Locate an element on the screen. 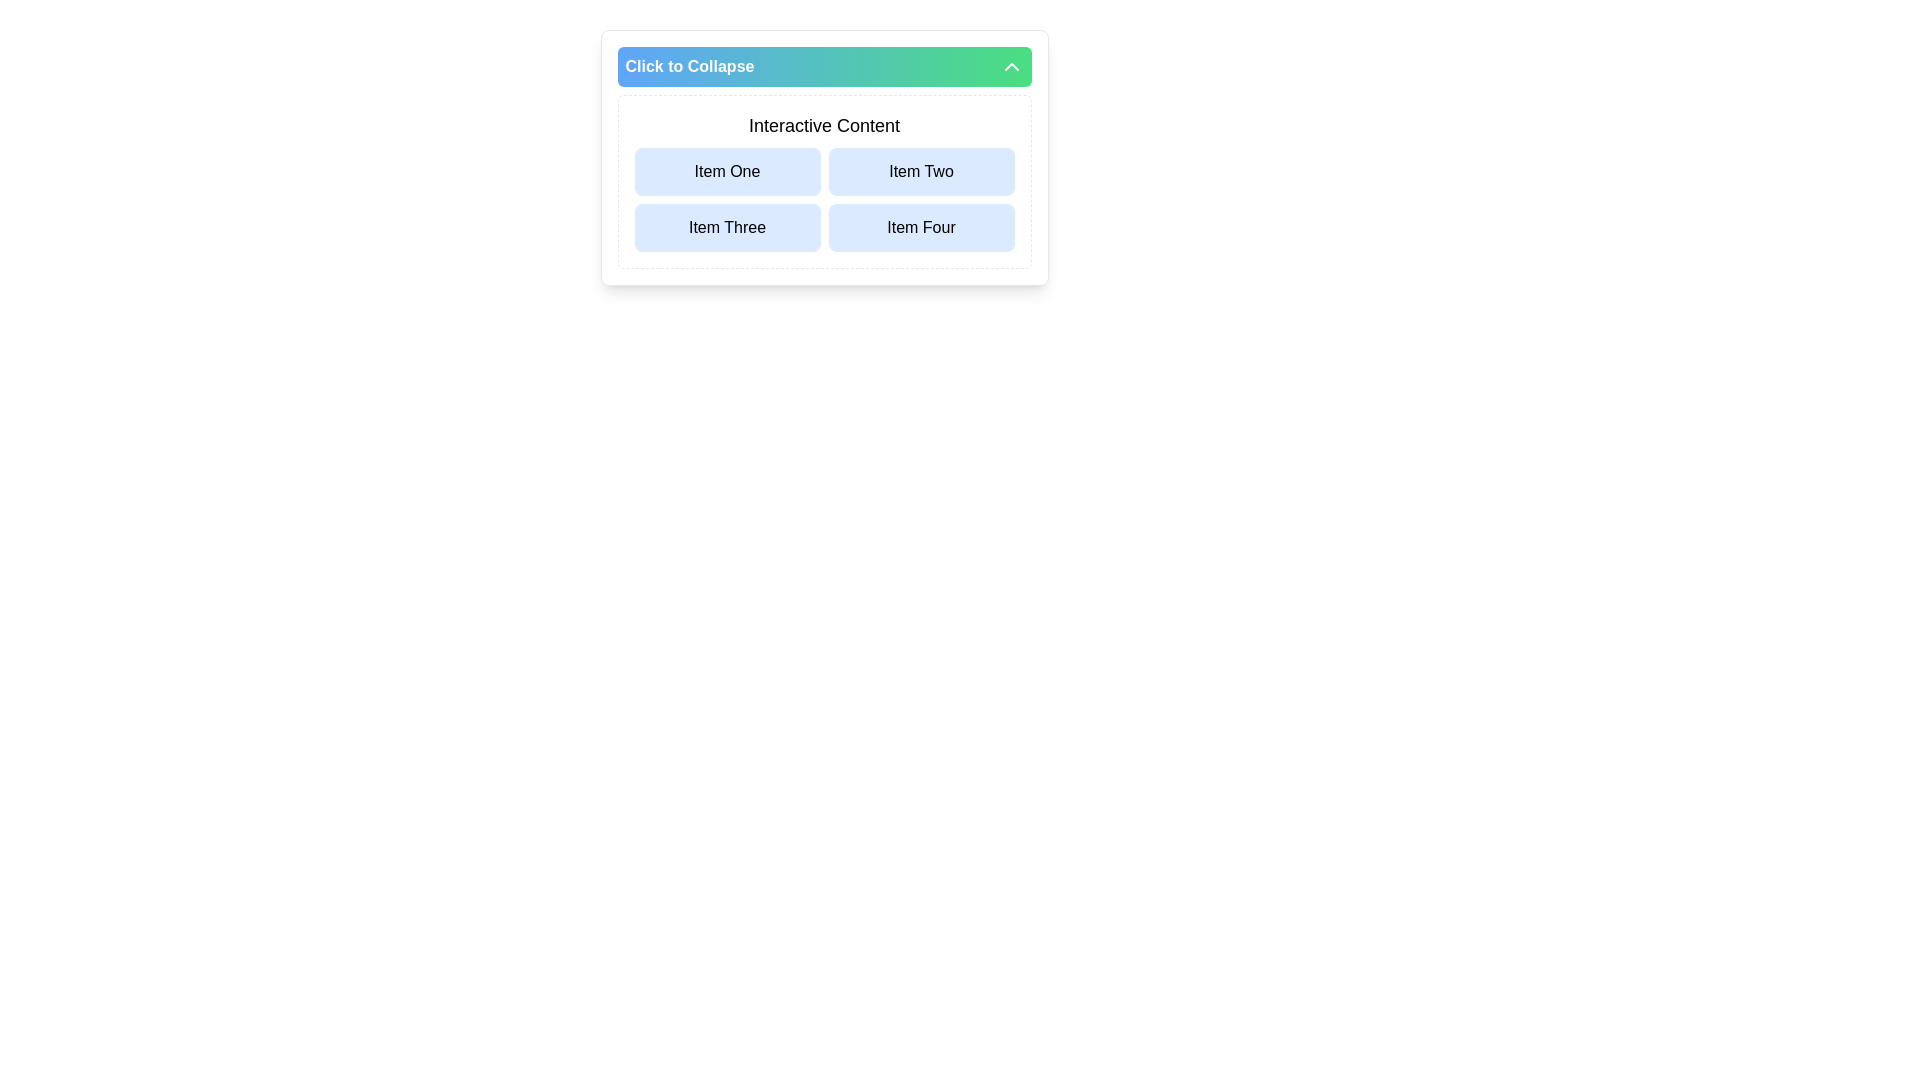 This screenshot has width=1920, height=1080. the Label element with the text 'Item Two', which has a light blue background and is located in the second position of a grid layout is located at coordinates (920, 171).